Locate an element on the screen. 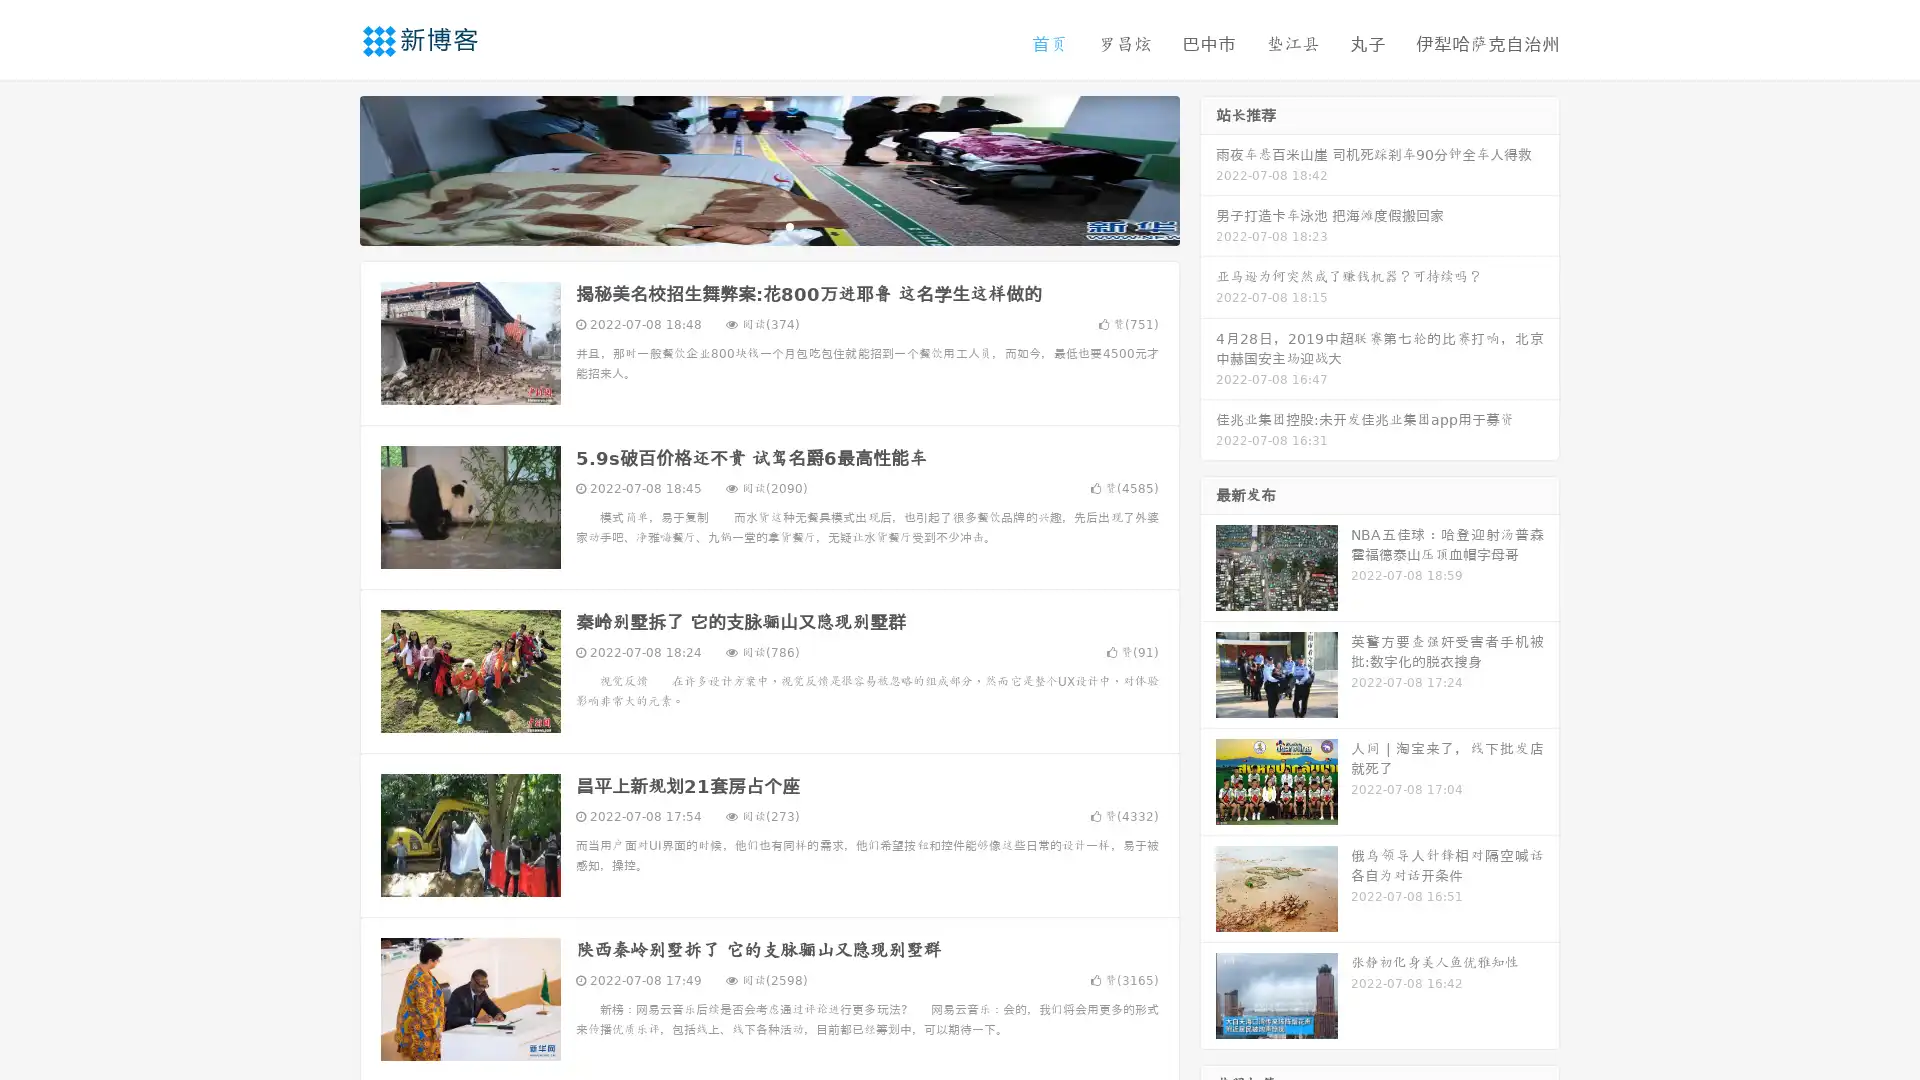 This screenshot has width=1920, height=1080. Previous slide is located at coordinates (330, 168).